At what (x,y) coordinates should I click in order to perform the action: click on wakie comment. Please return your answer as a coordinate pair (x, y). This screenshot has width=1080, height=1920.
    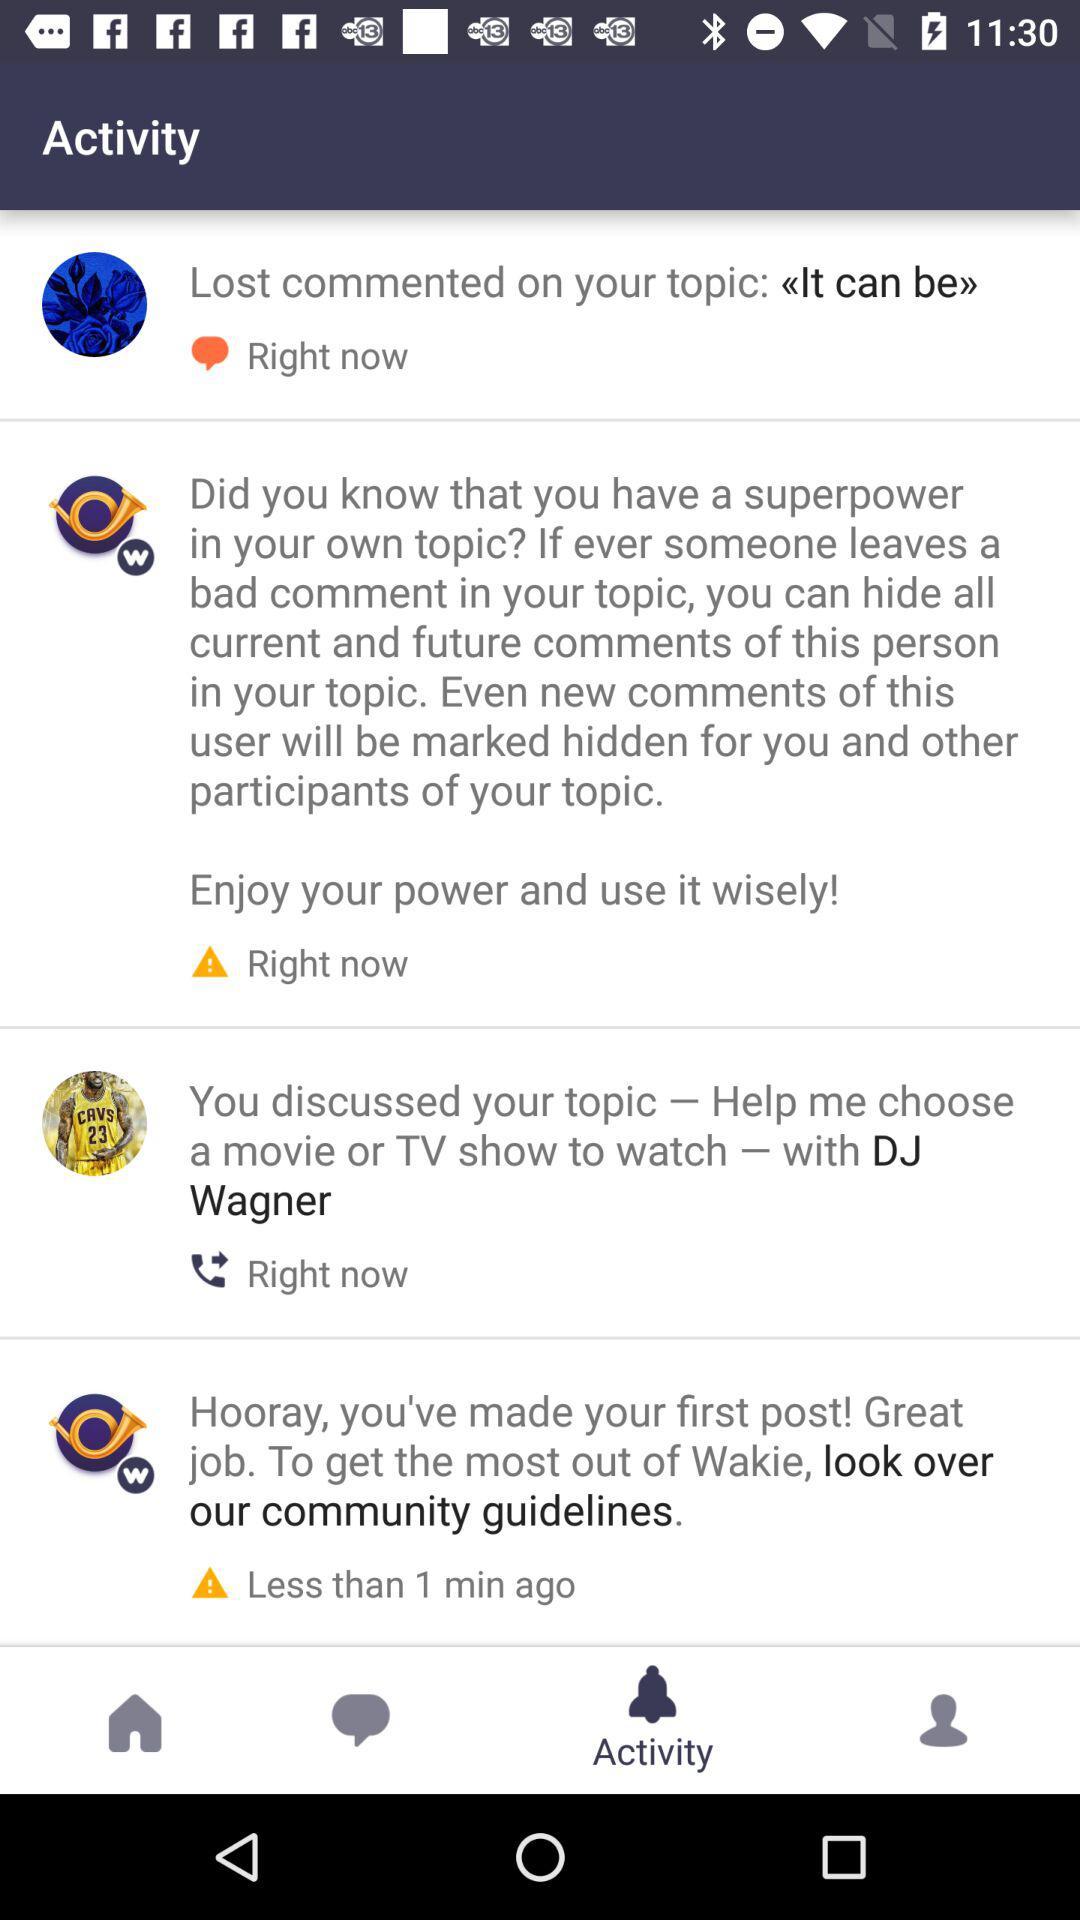
    Looking at the image, I should click on (94, 1433).